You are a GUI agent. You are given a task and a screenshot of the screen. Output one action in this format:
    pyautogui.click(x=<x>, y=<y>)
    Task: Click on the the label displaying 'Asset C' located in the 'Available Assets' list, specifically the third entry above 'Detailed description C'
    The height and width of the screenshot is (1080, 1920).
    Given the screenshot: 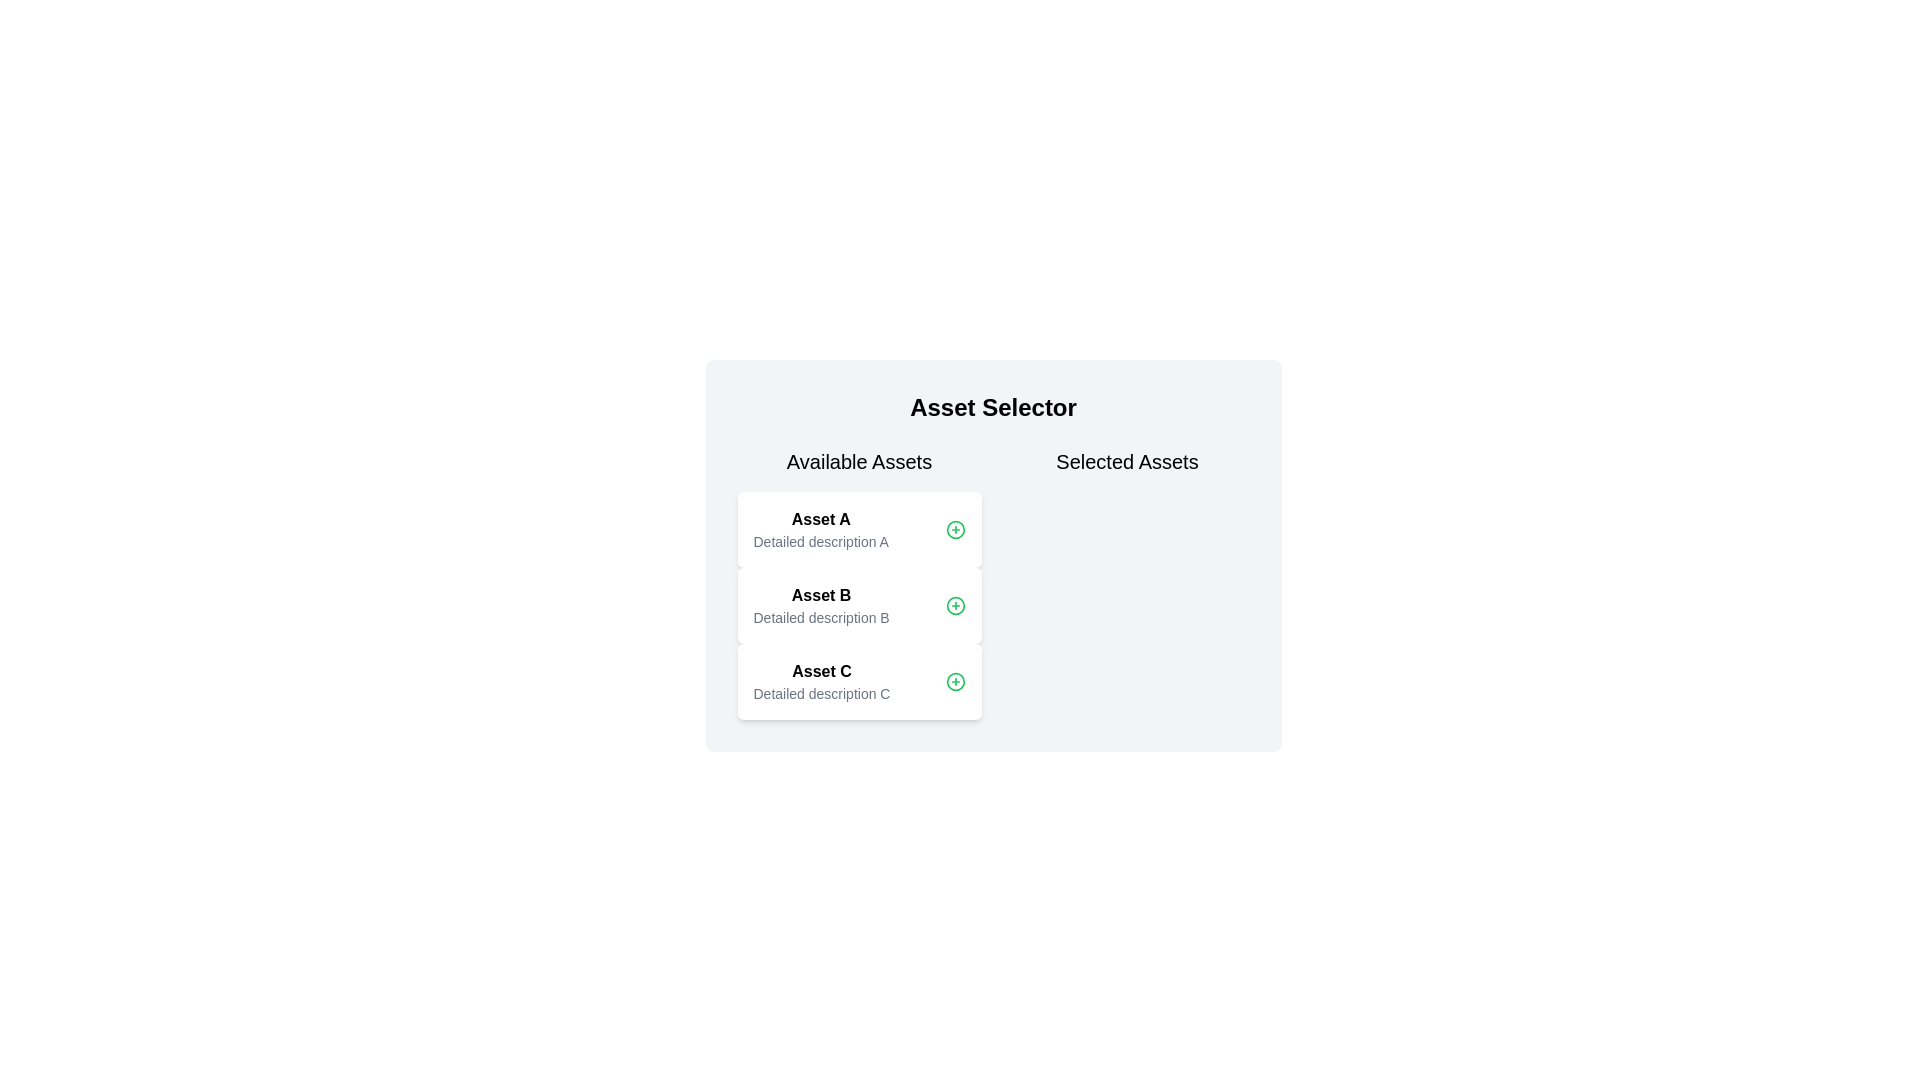 What is the action you would take?
    pyautogui.click(x=821, y=671)
    